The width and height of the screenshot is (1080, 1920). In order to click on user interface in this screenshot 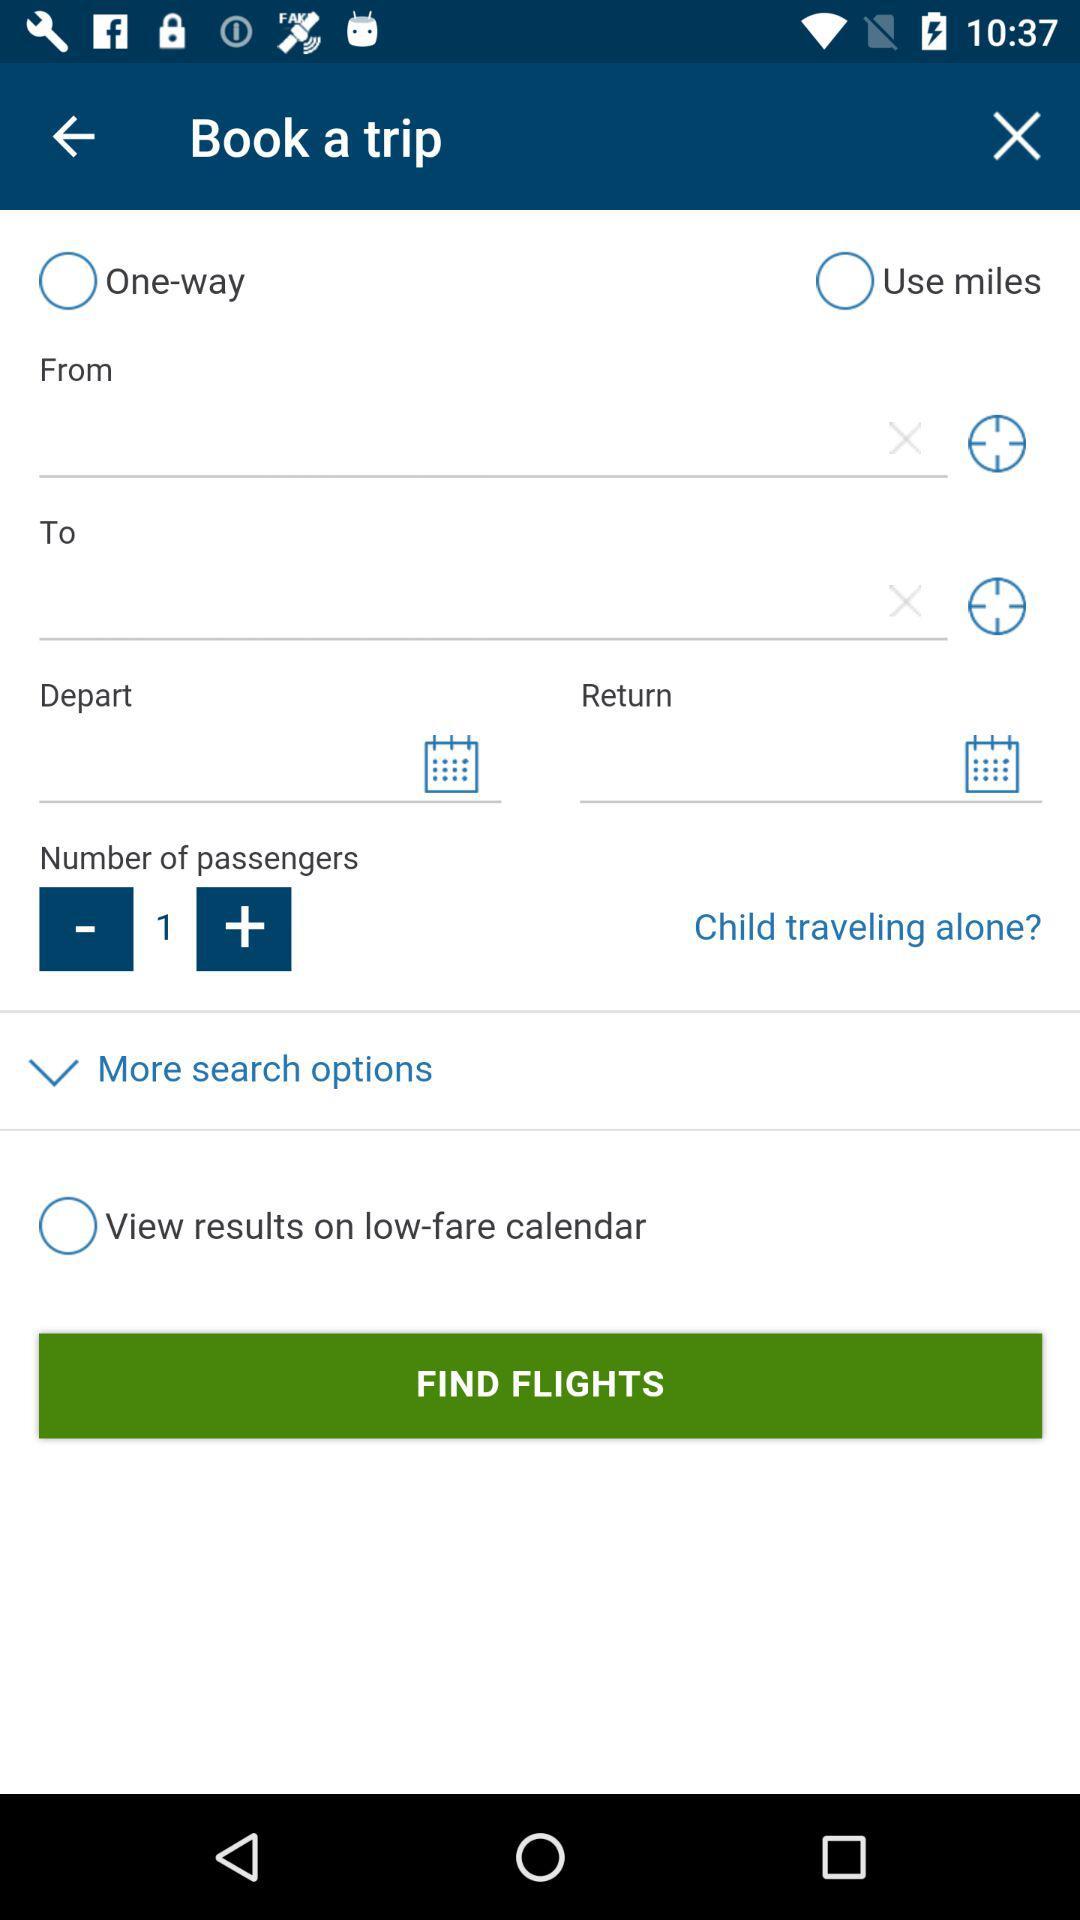, I will do `click(540, 1002)`.